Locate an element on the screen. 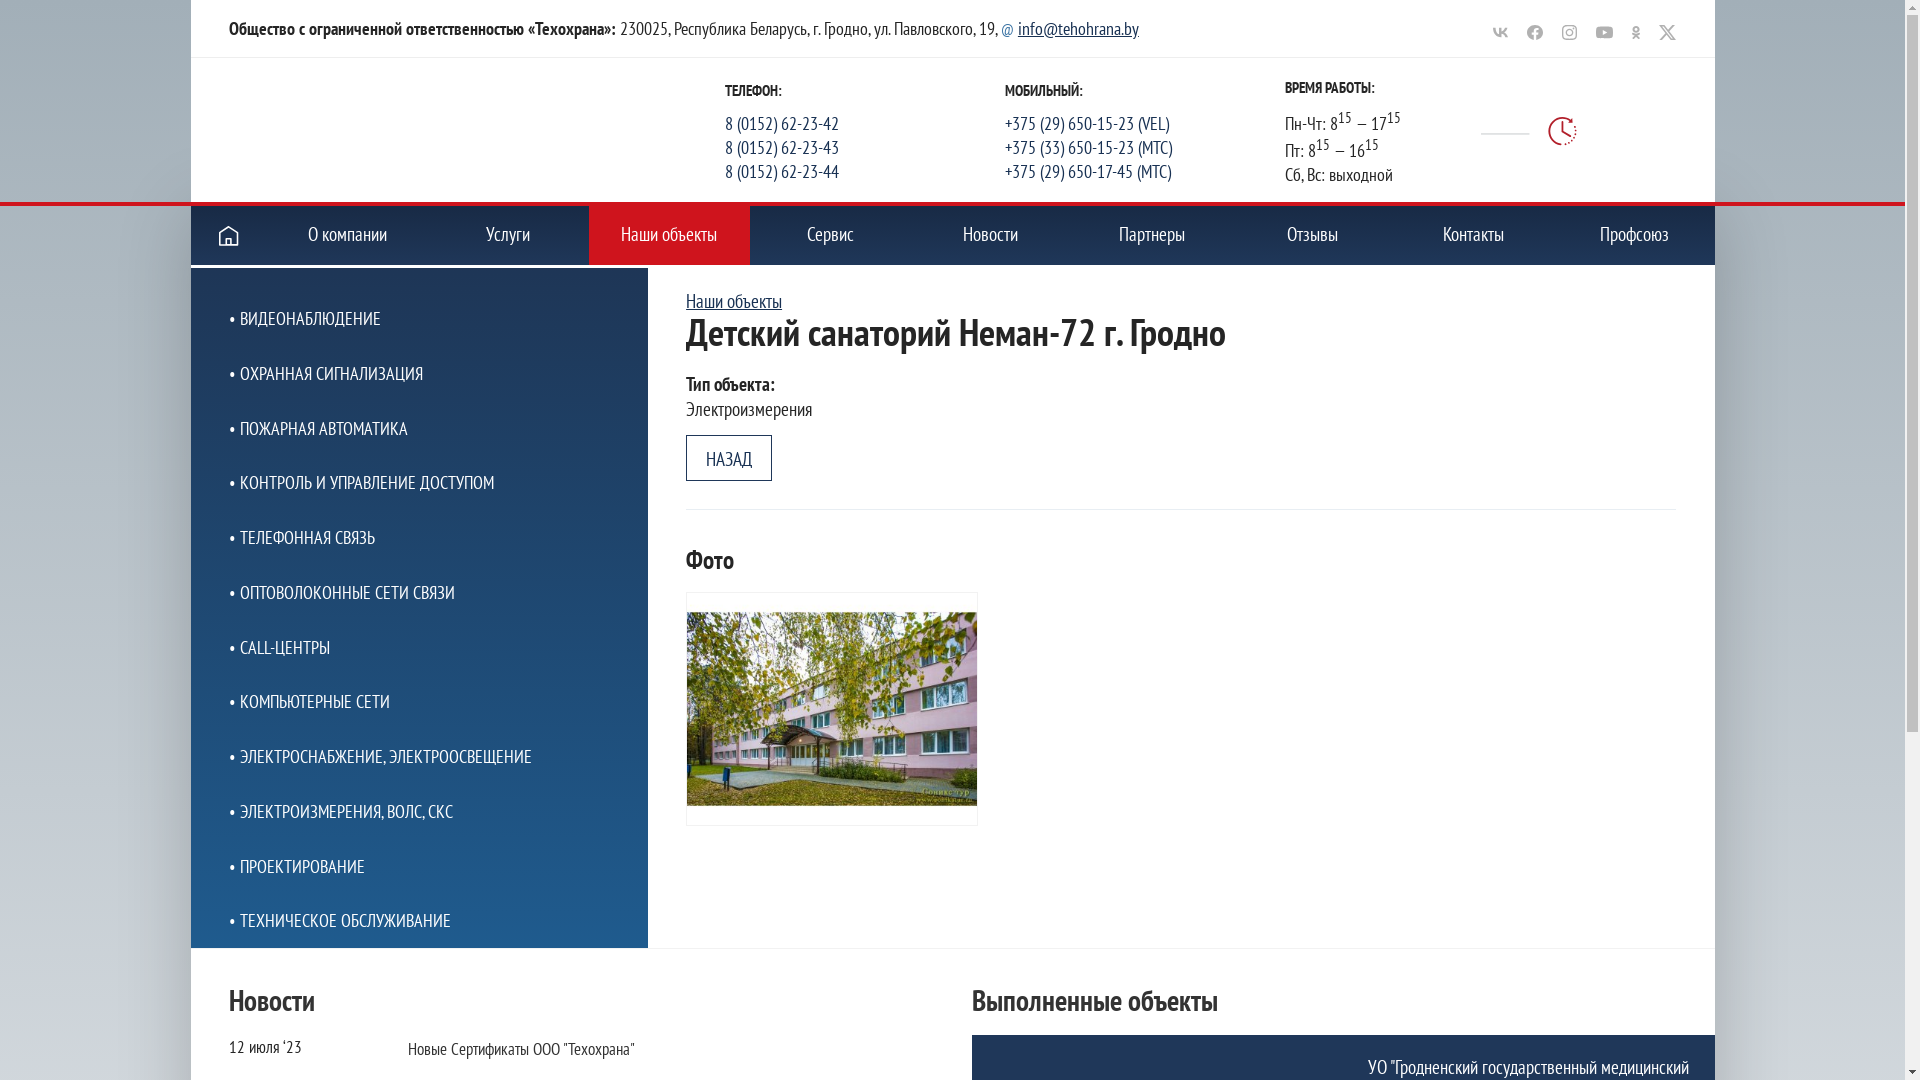  'info@tehohrana.by' is located at coordinates (1077, 27).